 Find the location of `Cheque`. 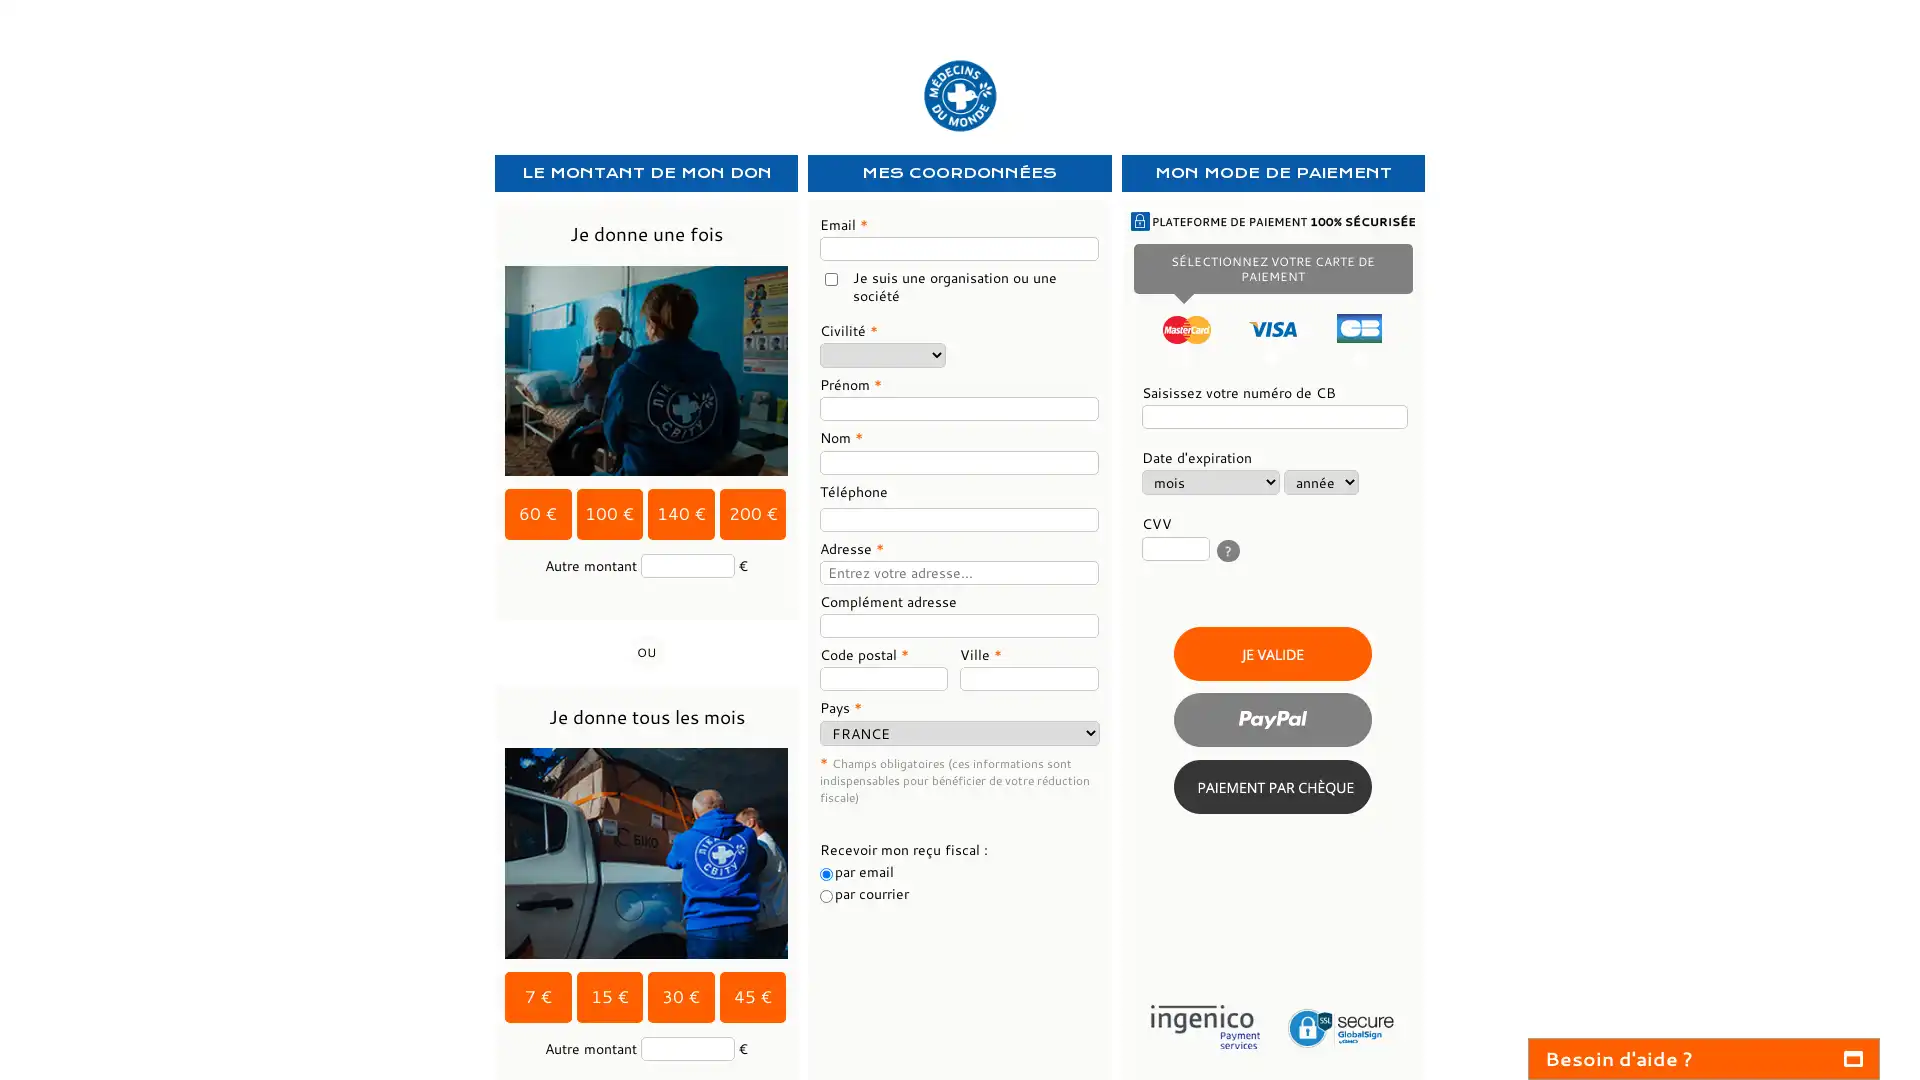

Cheque is located at coordinates (1271, 785).